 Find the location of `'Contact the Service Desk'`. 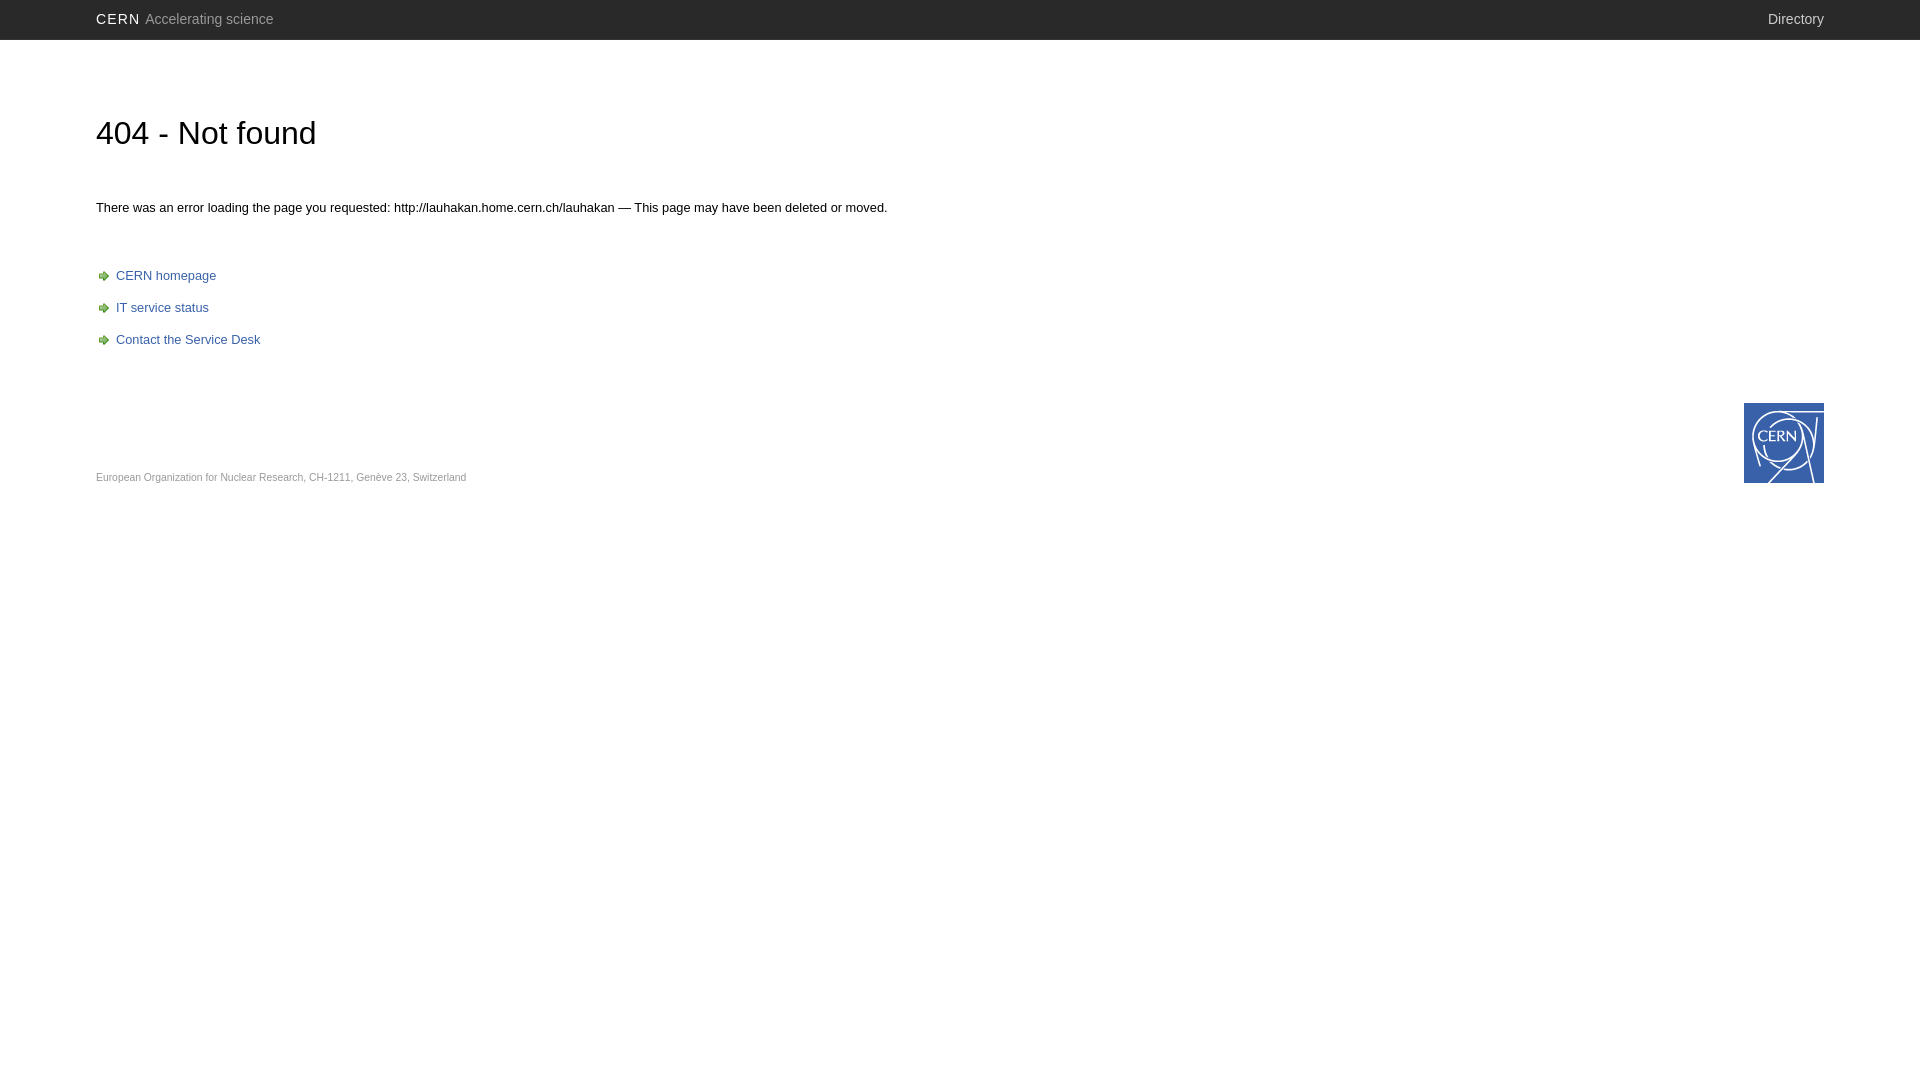

'Contact the Service Desk' is located at coordinates (177, 338).